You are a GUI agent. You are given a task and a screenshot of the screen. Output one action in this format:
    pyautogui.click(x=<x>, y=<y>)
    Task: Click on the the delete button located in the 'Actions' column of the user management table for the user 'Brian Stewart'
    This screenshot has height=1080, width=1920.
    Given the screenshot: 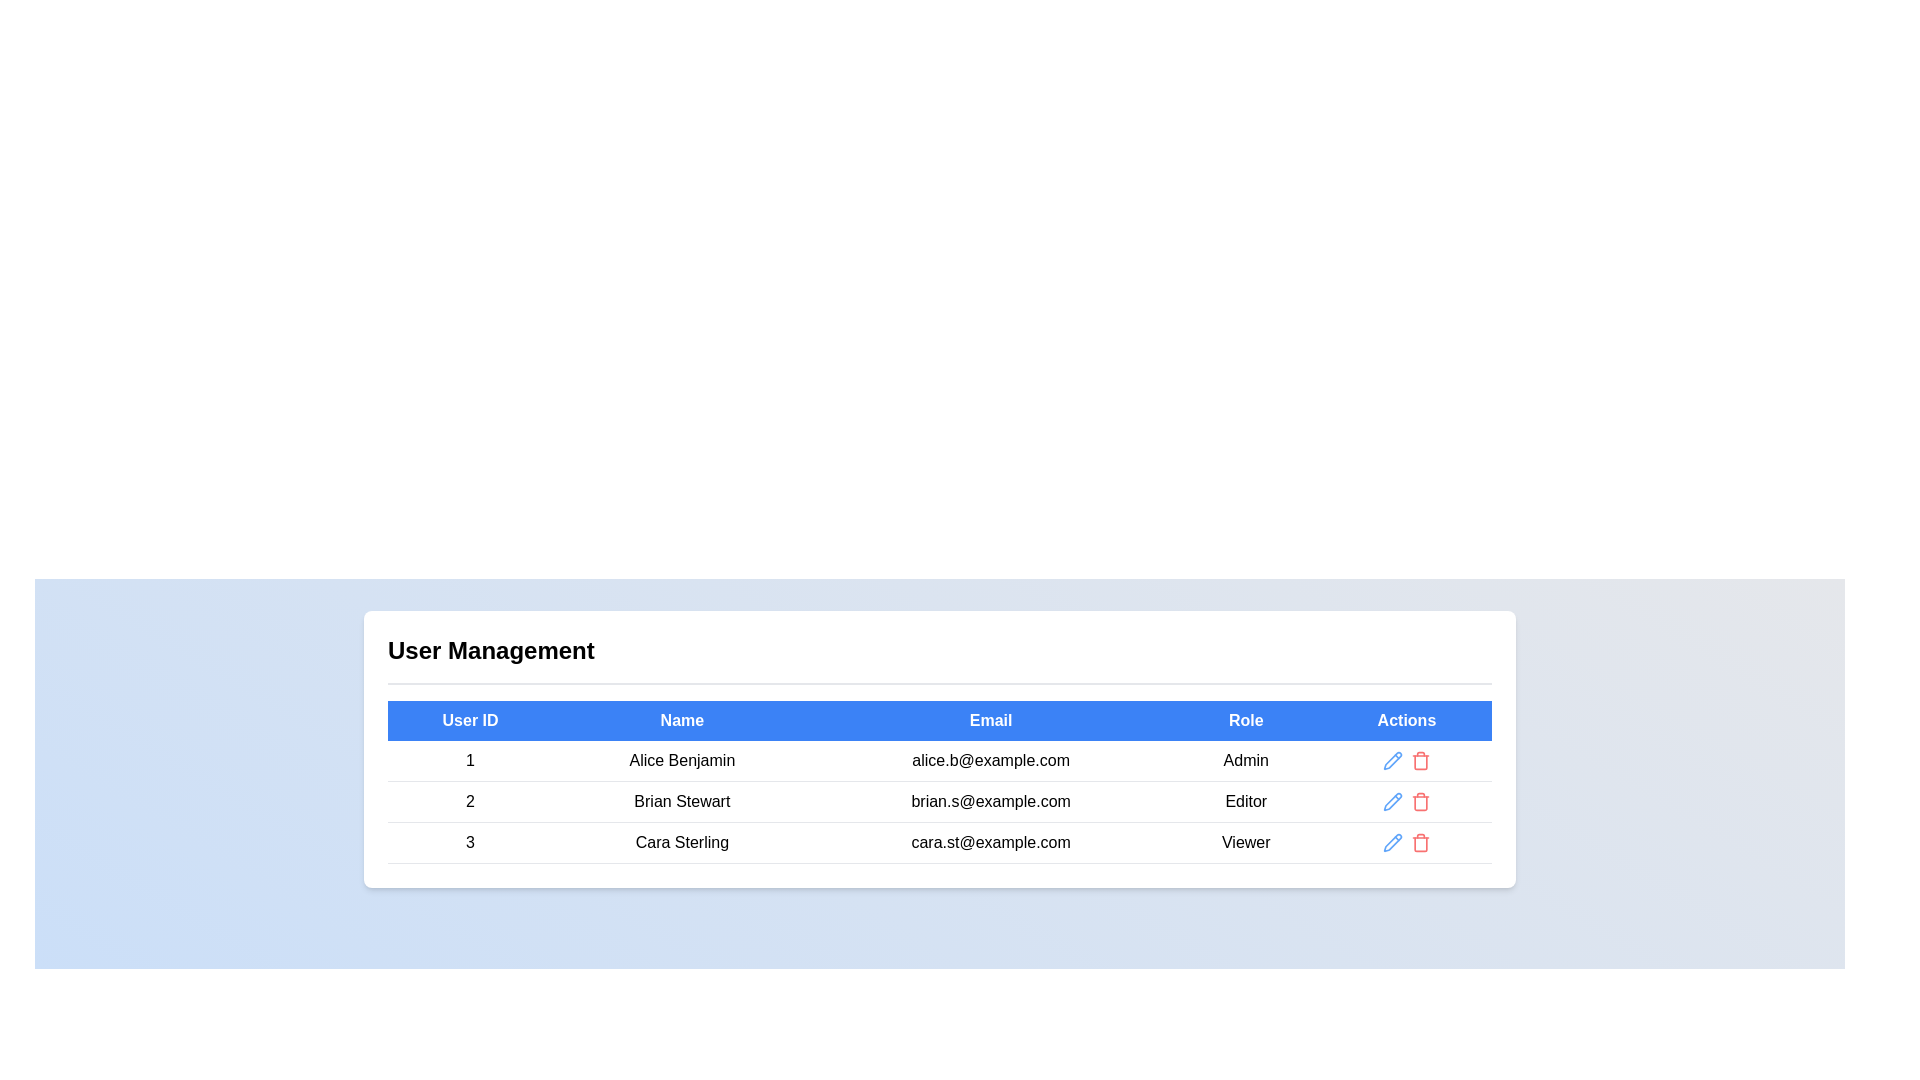 What is the action you would take?
    pyautogui.click(x=1419, y=801)
    